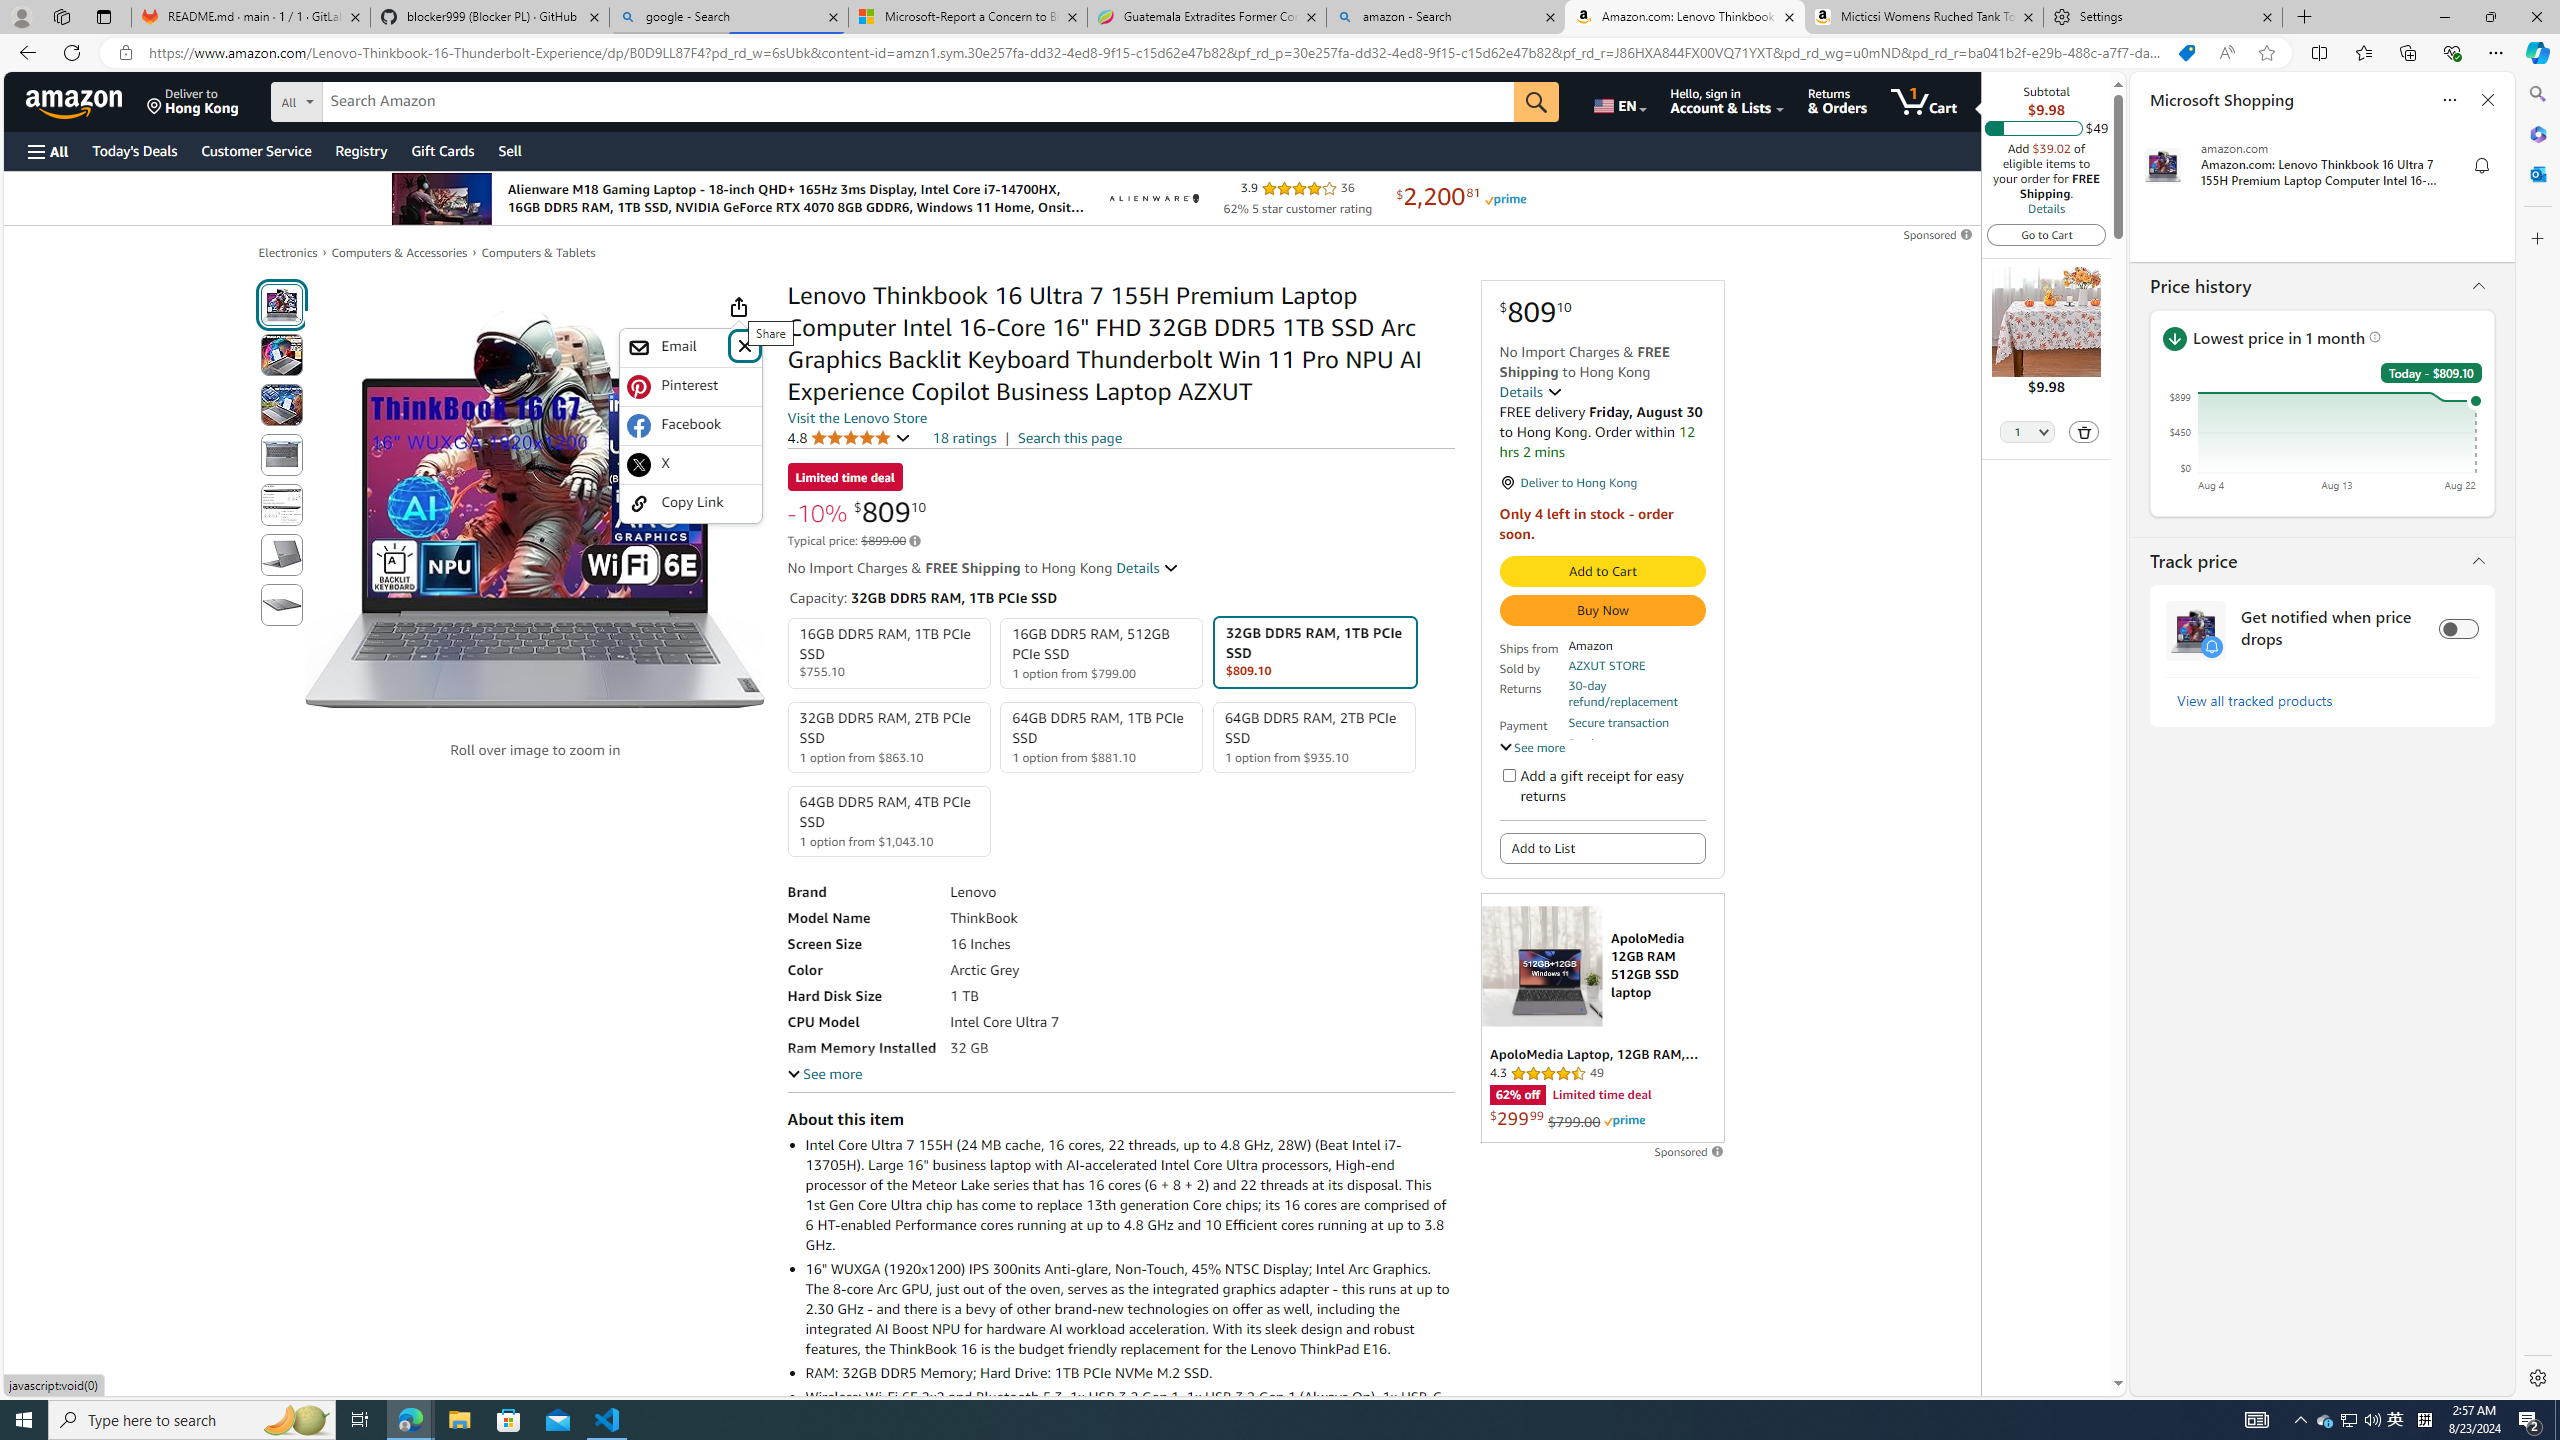 This screenshot has height=1440, width=2560. What do you see at coordinates (690, 386) in the screenshot?
I see `'Pinterest'` at bounding box center [690, 386].